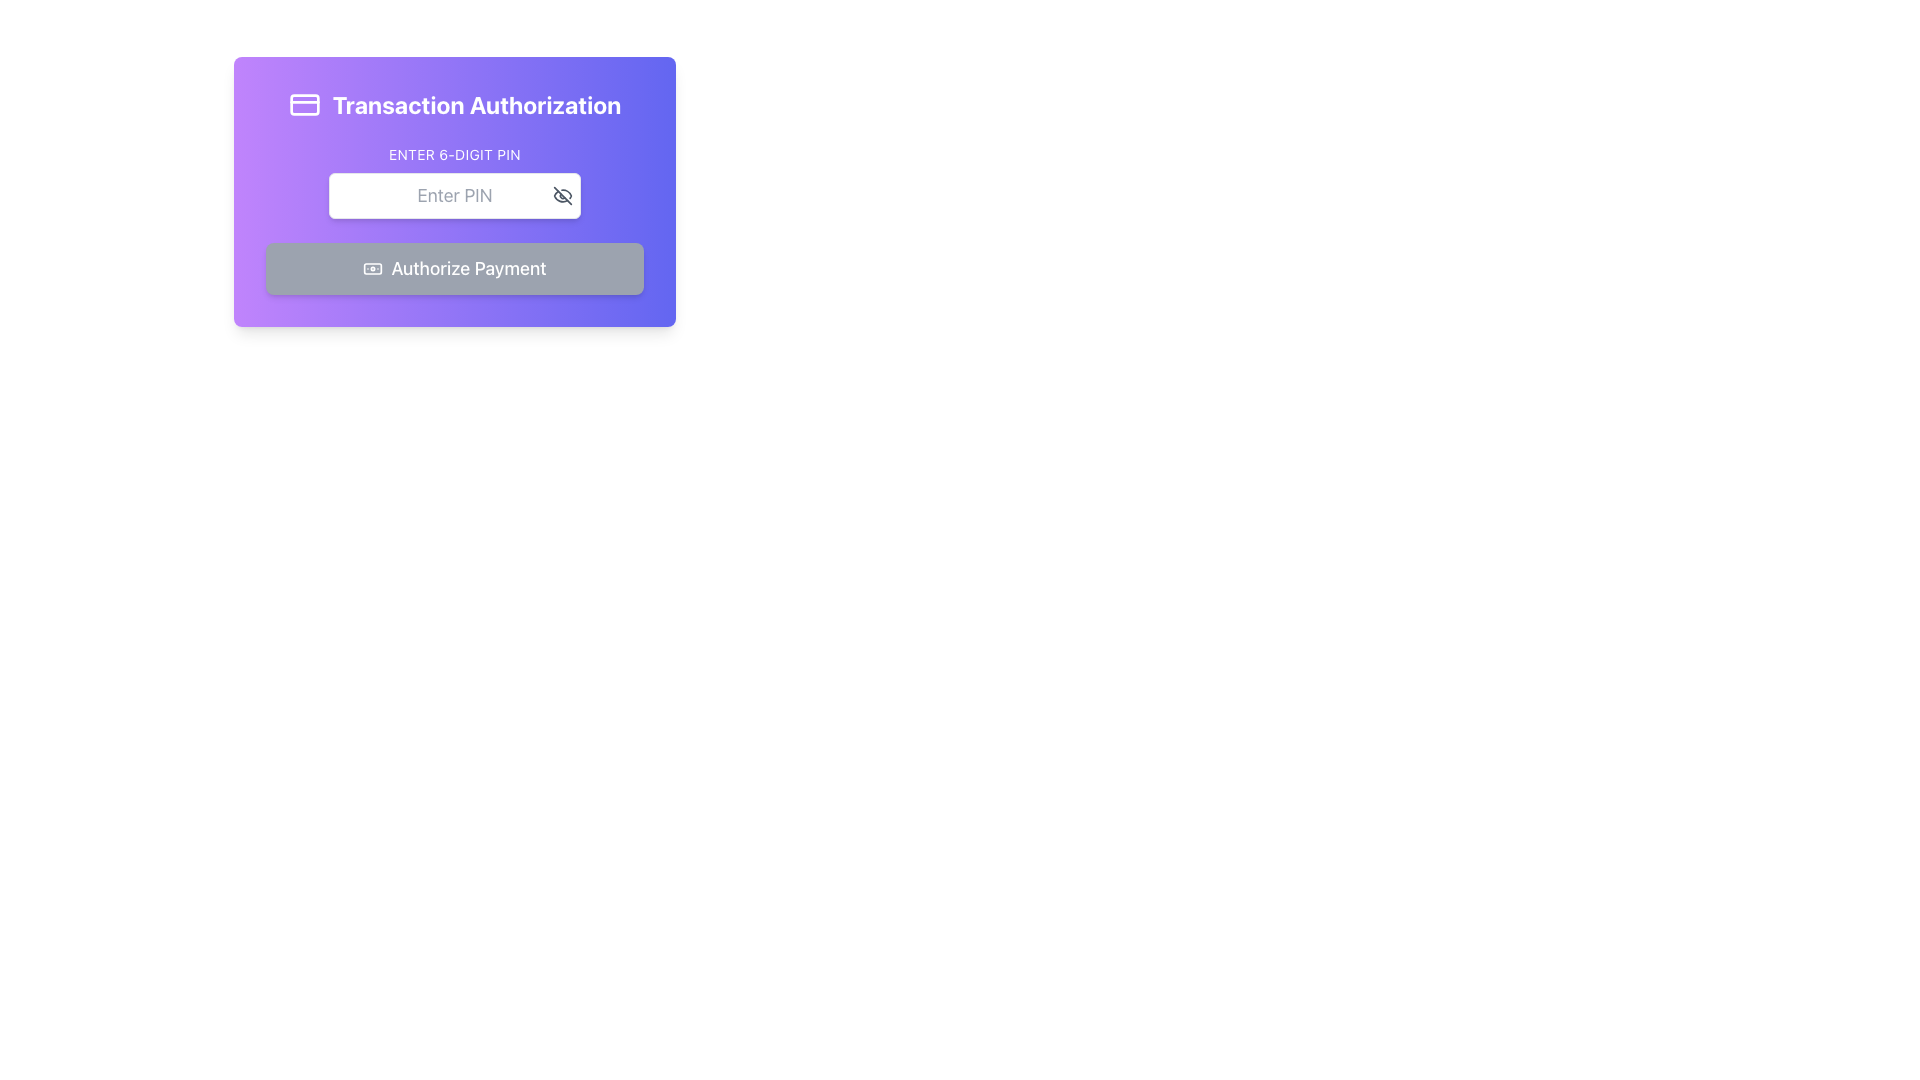 The height and width of the screenshot is (1080, 1920). Describe the element at coordinates (454, 153) in the screenshot. I see `the text label displaying 'Enter 6-digit PIN' which is styled in white uppercase letters, located above the input field for PIN entry` at that location.